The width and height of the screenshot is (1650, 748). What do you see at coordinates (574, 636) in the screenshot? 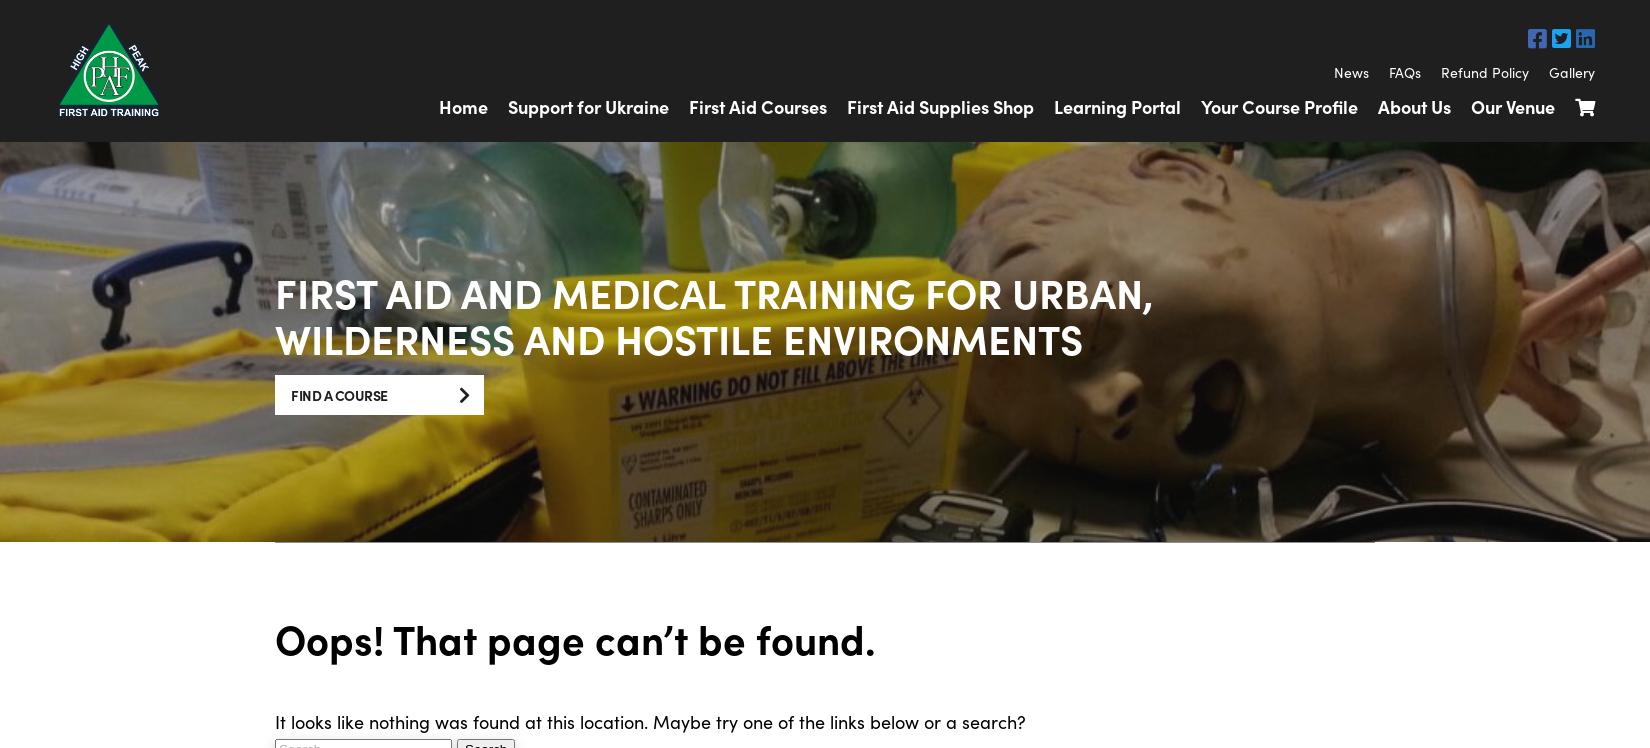
I see `'Oops! That page can’t be found.'` at bounding box center [574, 636].